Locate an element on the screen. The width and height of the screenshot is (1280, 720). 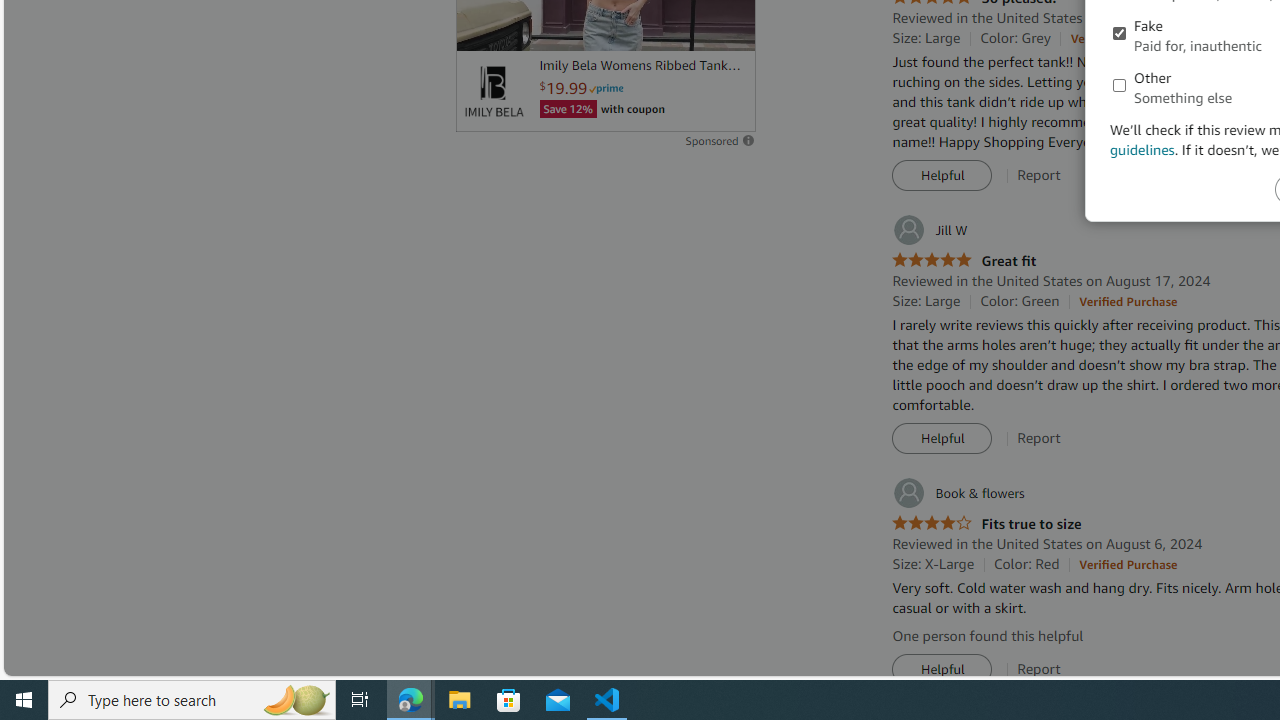
'Book & flowers' is located at coordinates (957, 493).